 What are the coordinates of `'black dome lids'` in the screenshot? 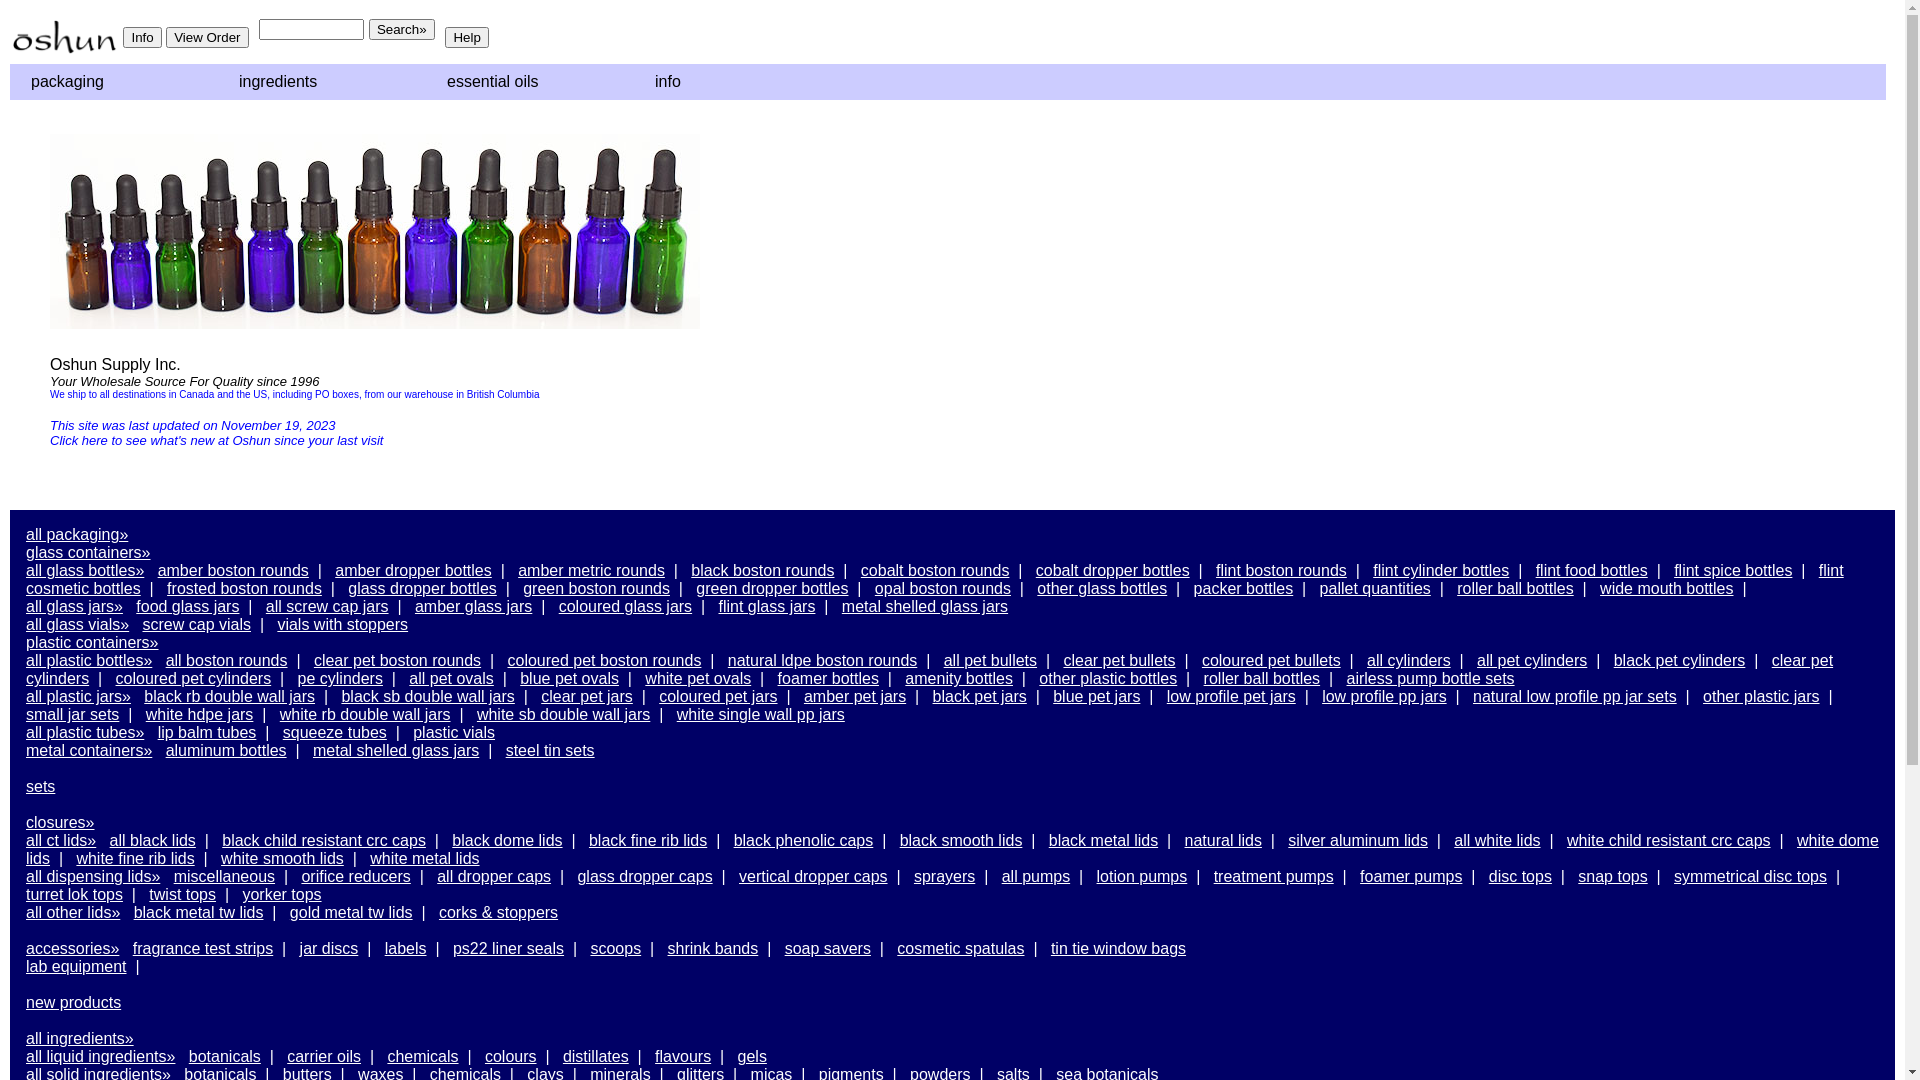 It's located at (507, 840).